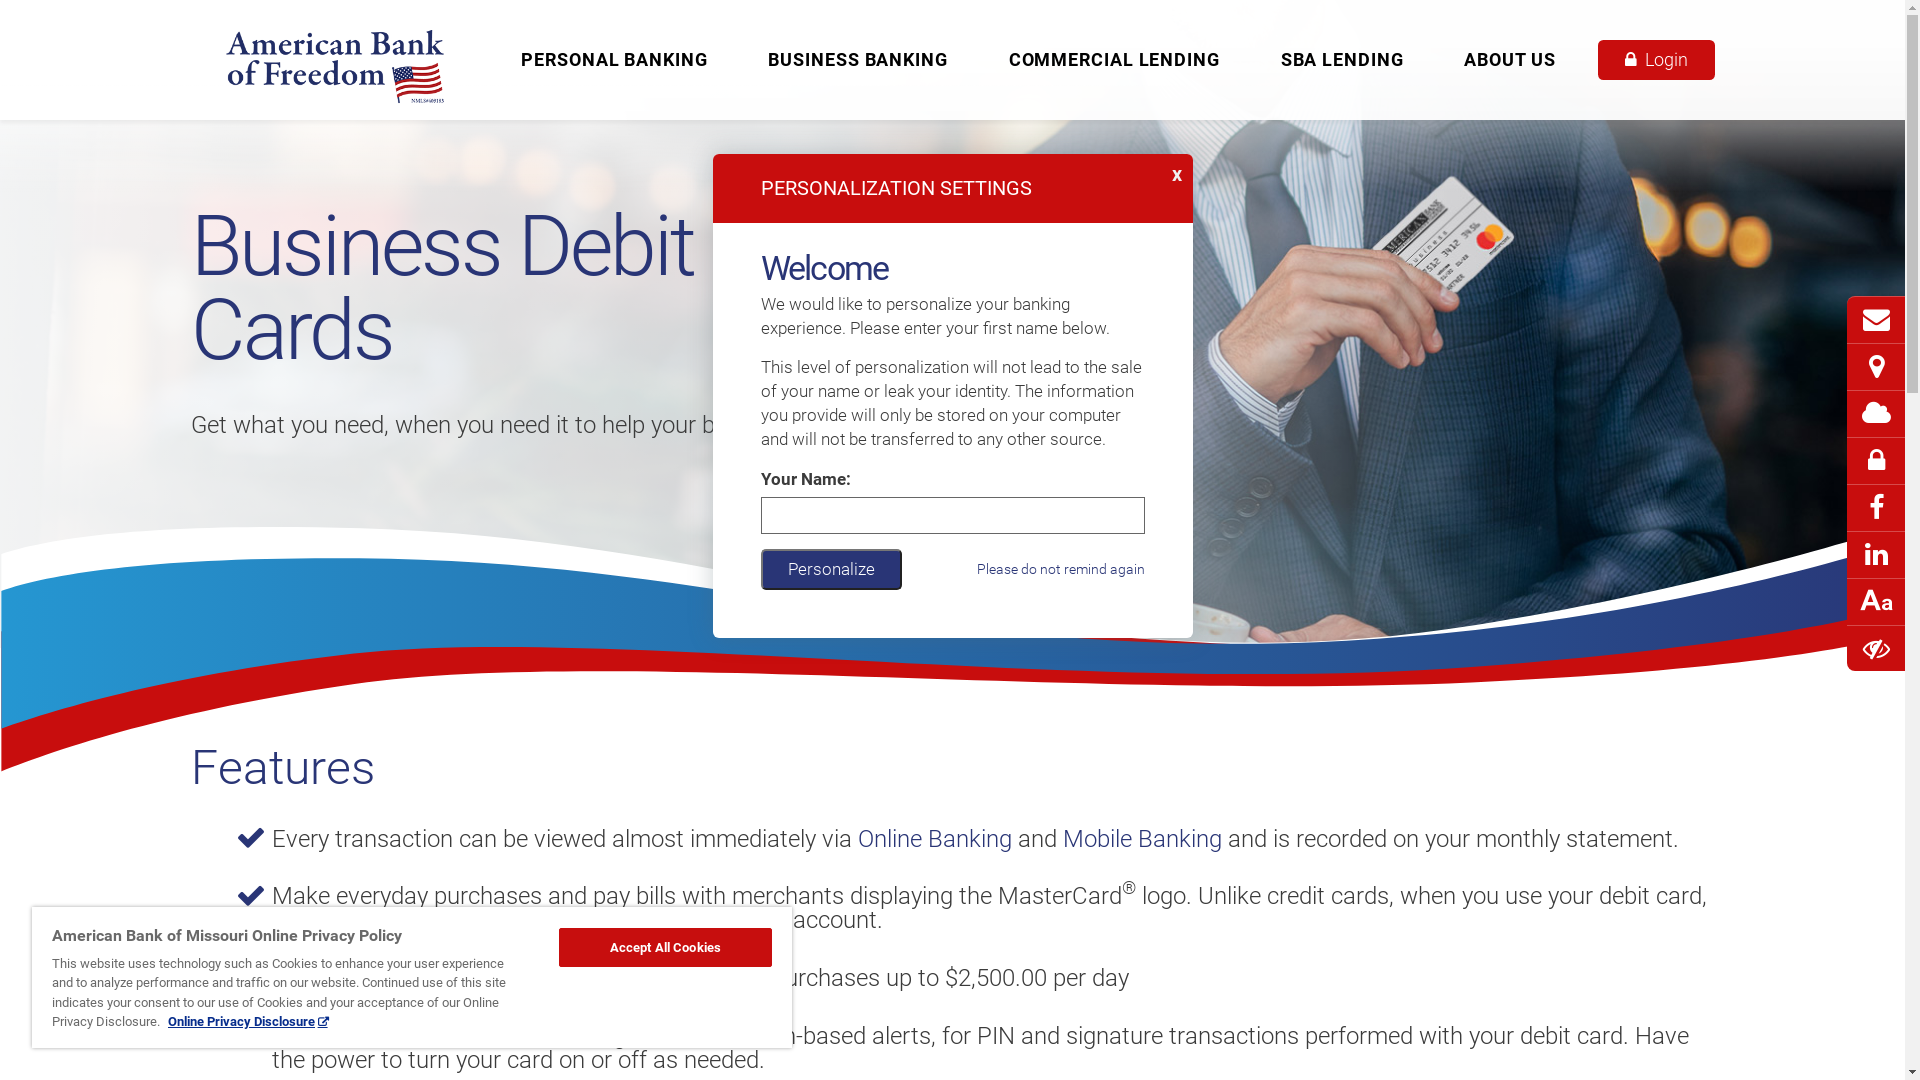 Image resolution: width=1920 pixels, height=1080 pixels. I want to click on 'Locations', so click(1875, 367).